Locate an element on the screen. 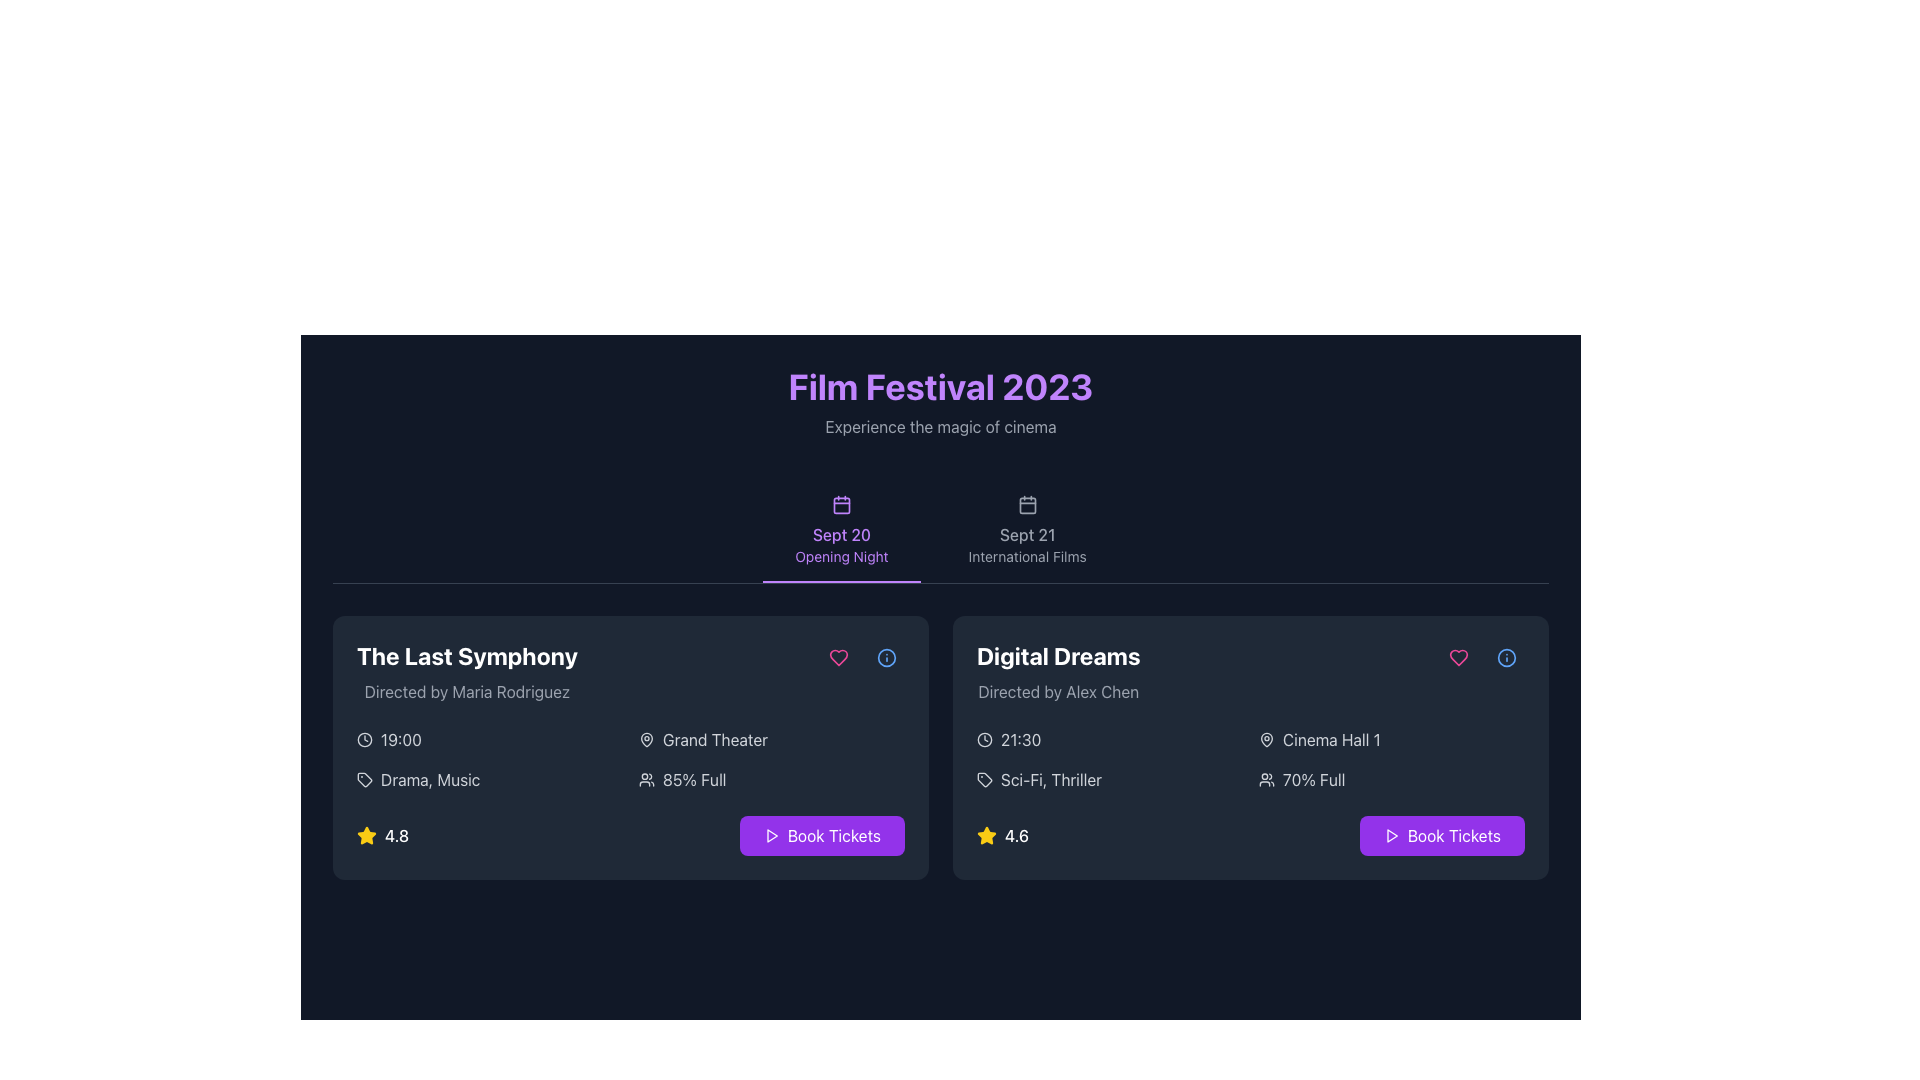 Image resolution: width=1920 pixels, height=1080 pixels. the heart-shaped 'like' icon outlined in pink located in the top-right corner of the film 'The Last Symphony' card to mark it as a favorite is located at coordinates (839, 658).